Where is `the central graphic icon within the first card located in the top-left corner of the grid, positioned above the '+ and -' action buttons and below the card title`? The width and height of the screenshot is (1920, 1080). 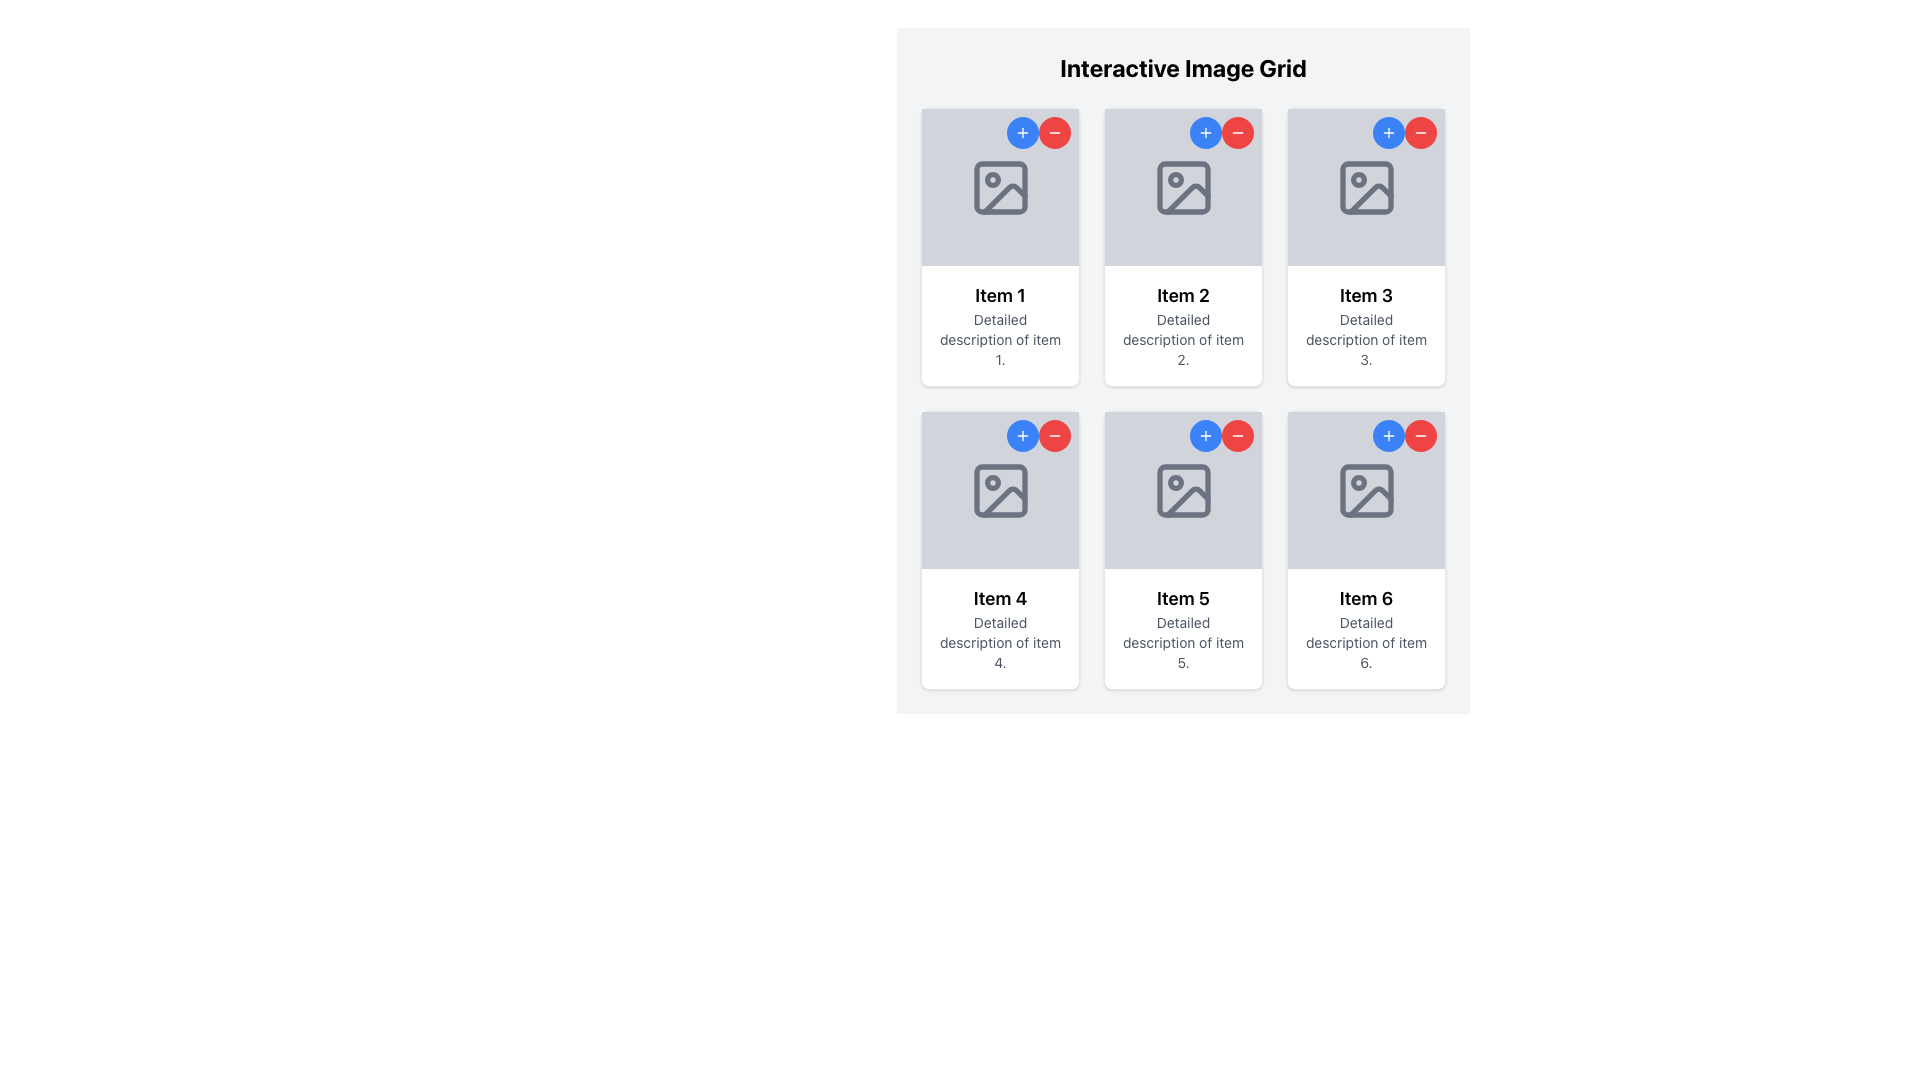
the central graphic icon within the first card located in the top-left corner of the grid, positioned above the '+ and -' action buttons and below the card title is located at coordinates (1000, 187).